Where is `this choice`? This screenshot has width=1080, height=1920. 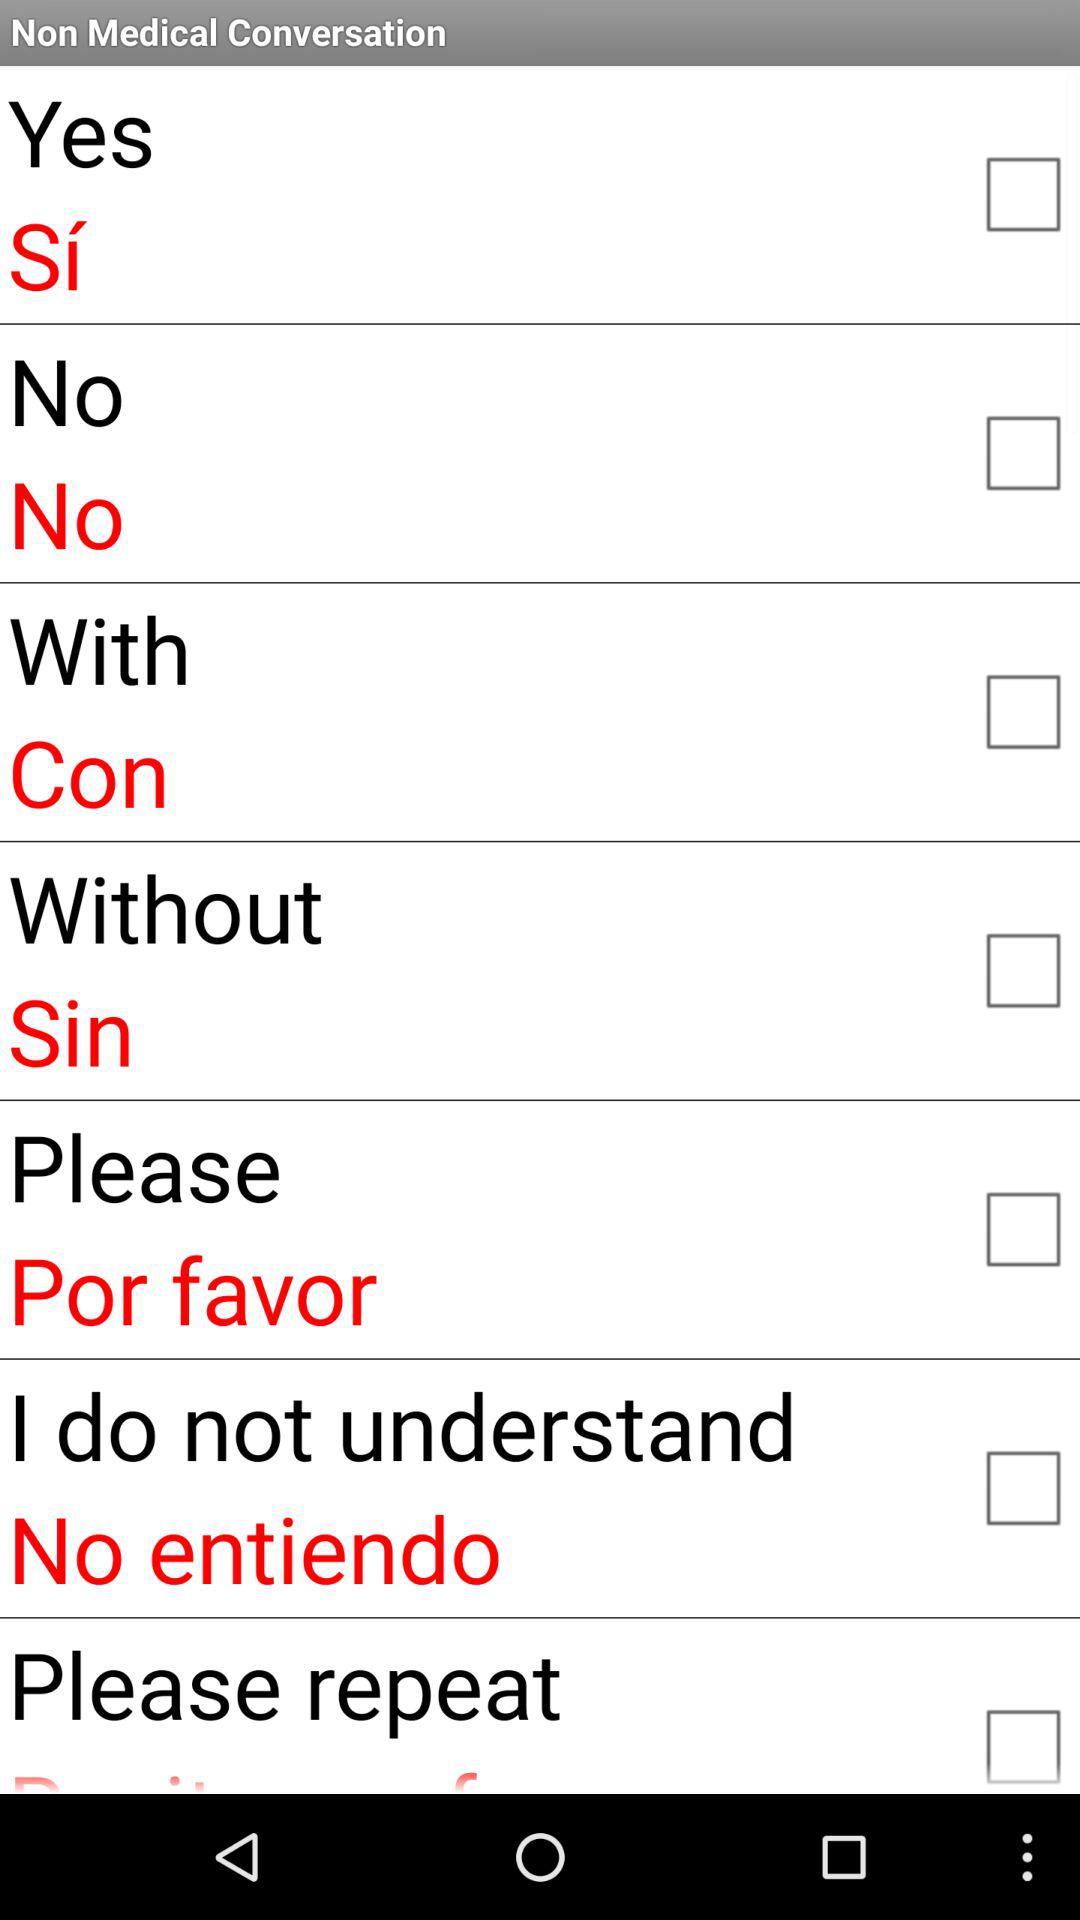 this choice is located at coordinates (1022, 1486).